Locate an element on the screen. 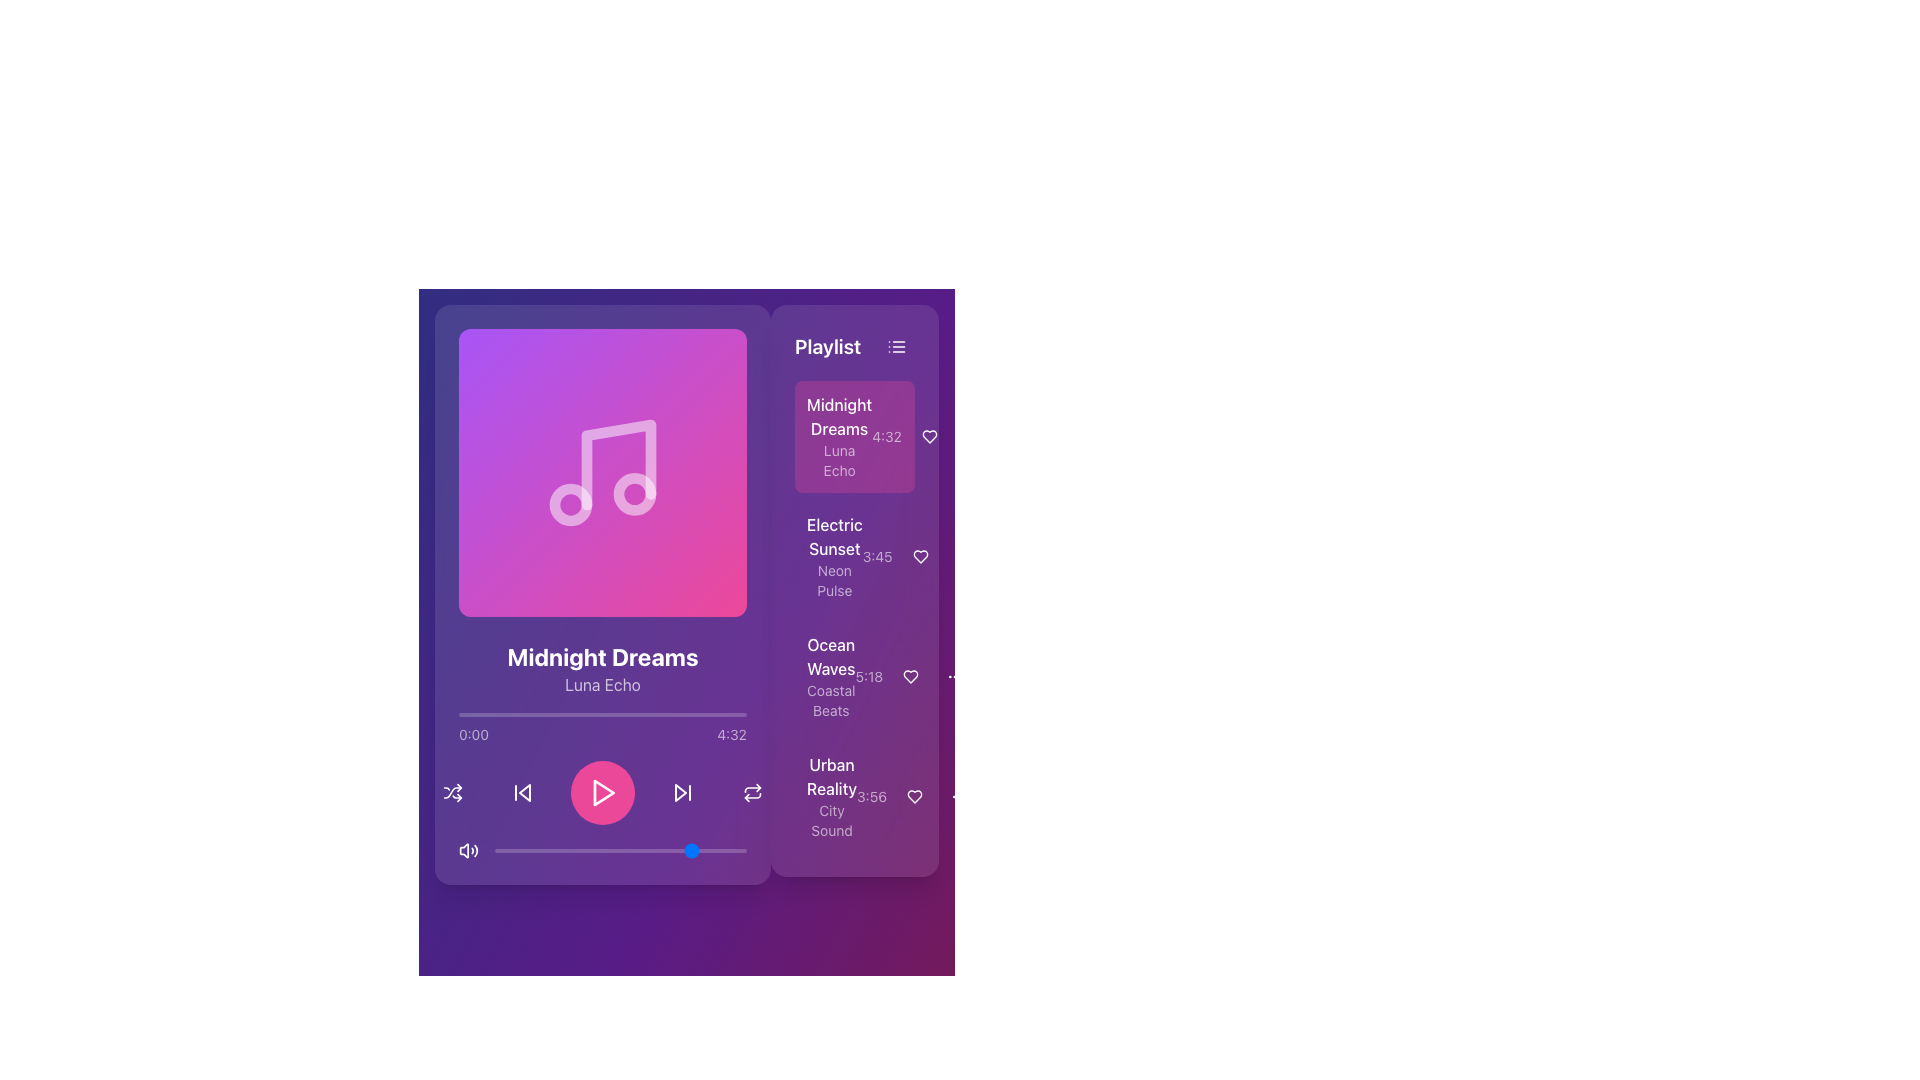 Image resolution: width=1920 pixels, height=1080 pixels. the heart icon located on the right side of the 'Midnight Dreams' song entry is located at coordinates (929, 435).